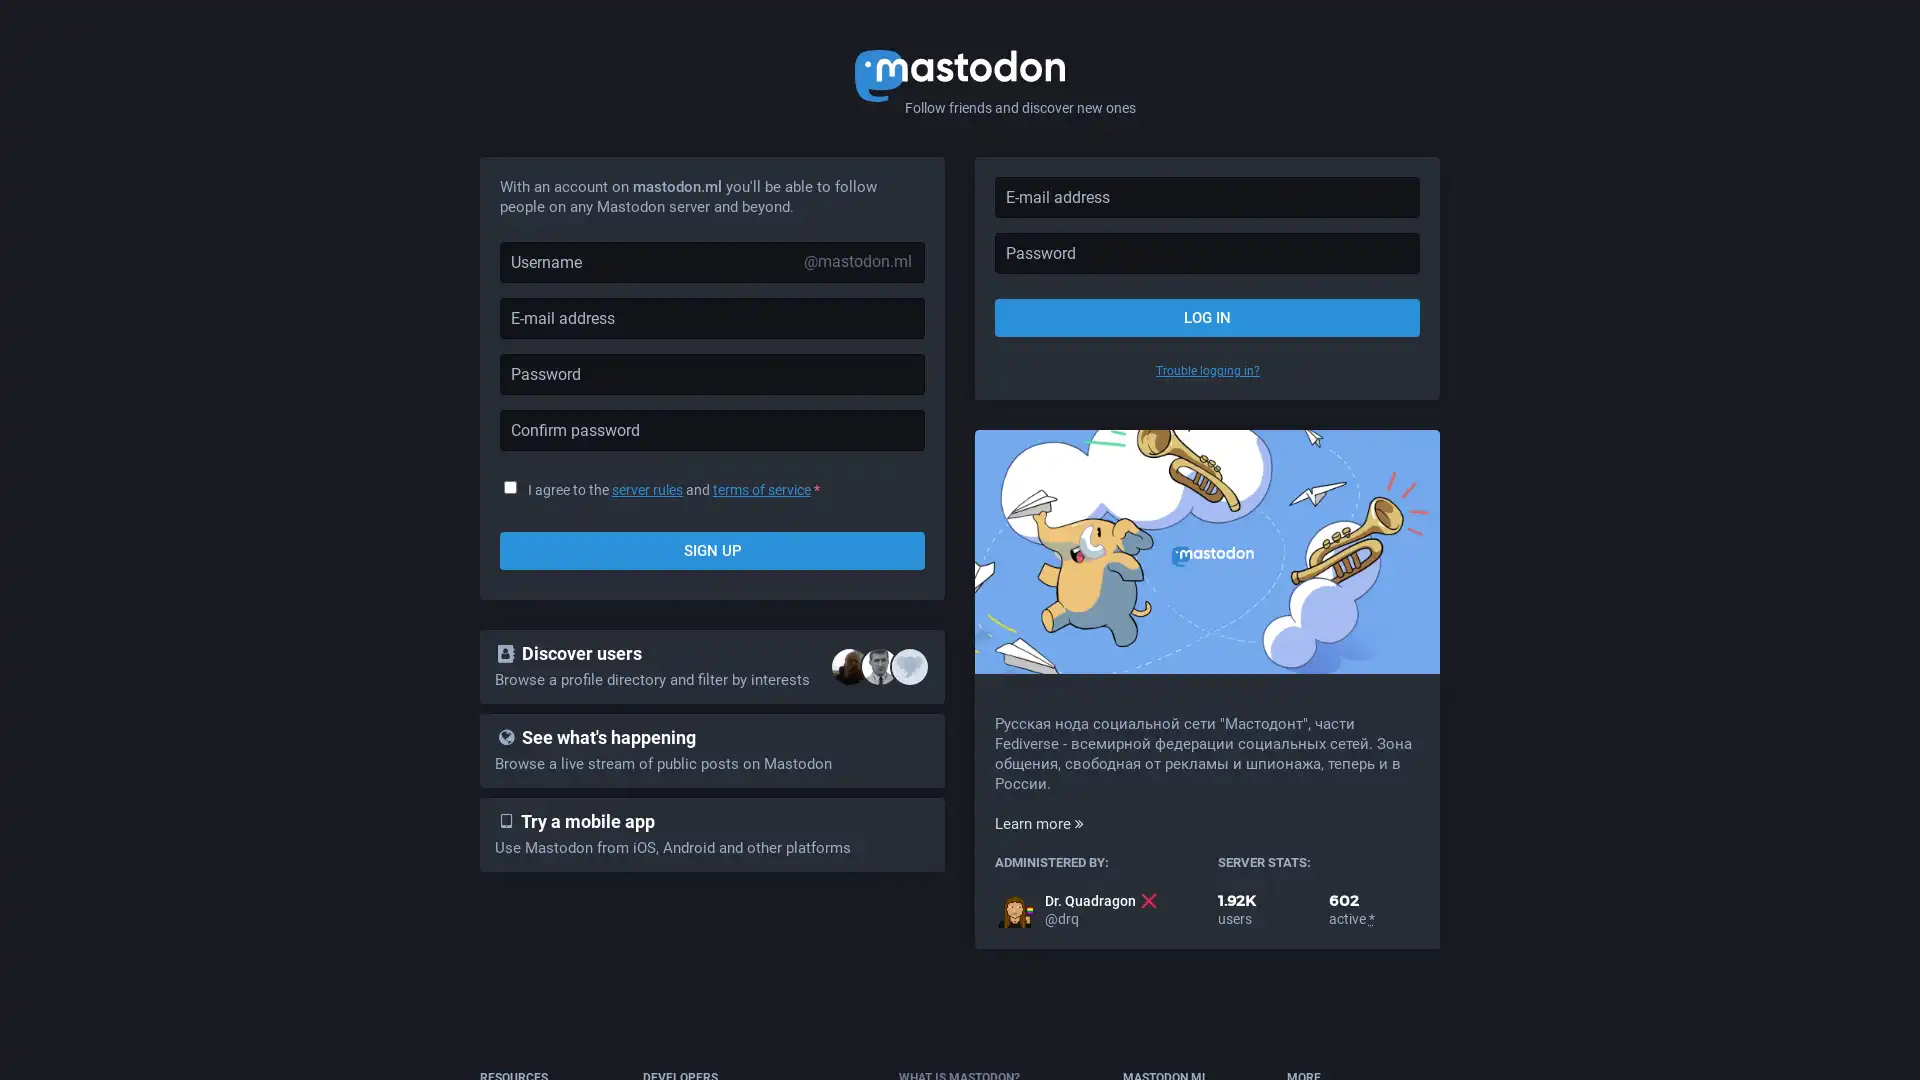  I want to click on SIGN UP, so click(712, 551).